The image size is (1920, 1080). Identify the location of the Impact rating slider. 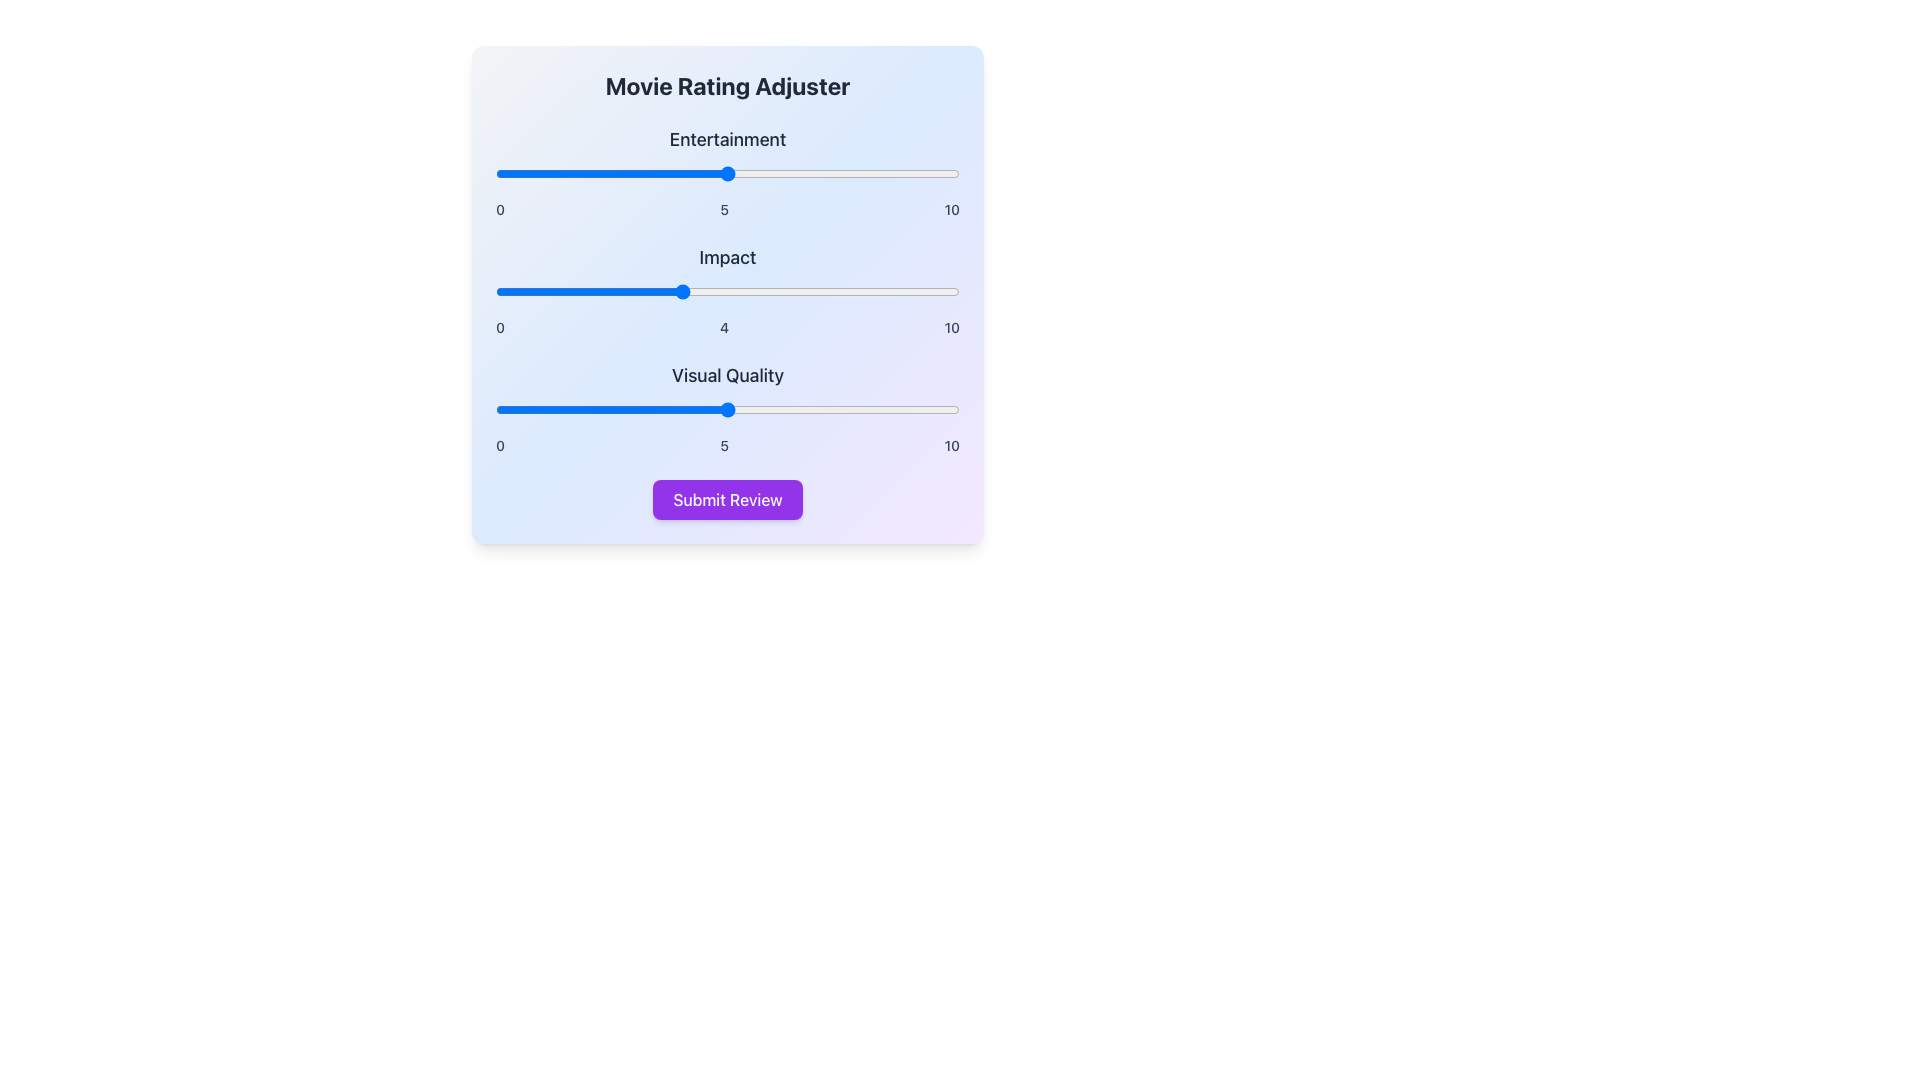
(773, 292).